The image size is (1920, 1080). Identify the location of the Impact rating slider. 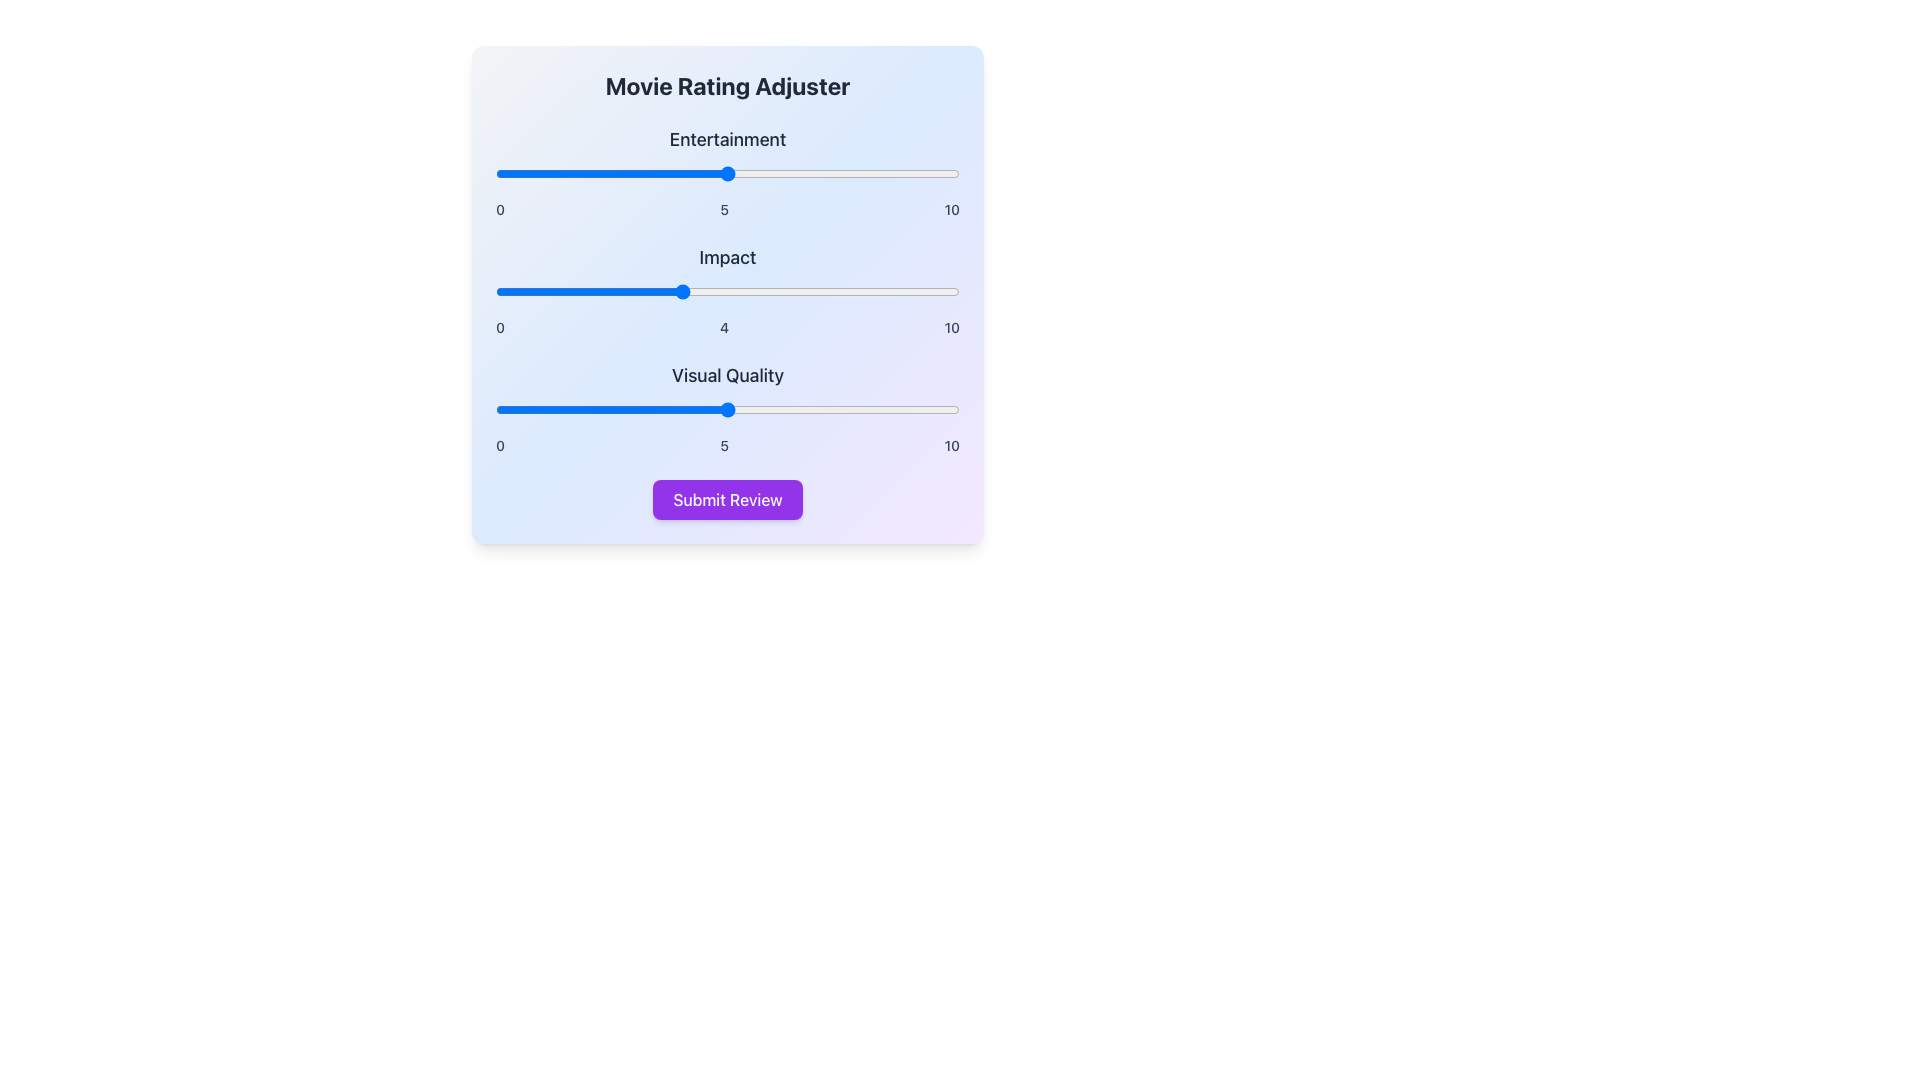
(773, 292).